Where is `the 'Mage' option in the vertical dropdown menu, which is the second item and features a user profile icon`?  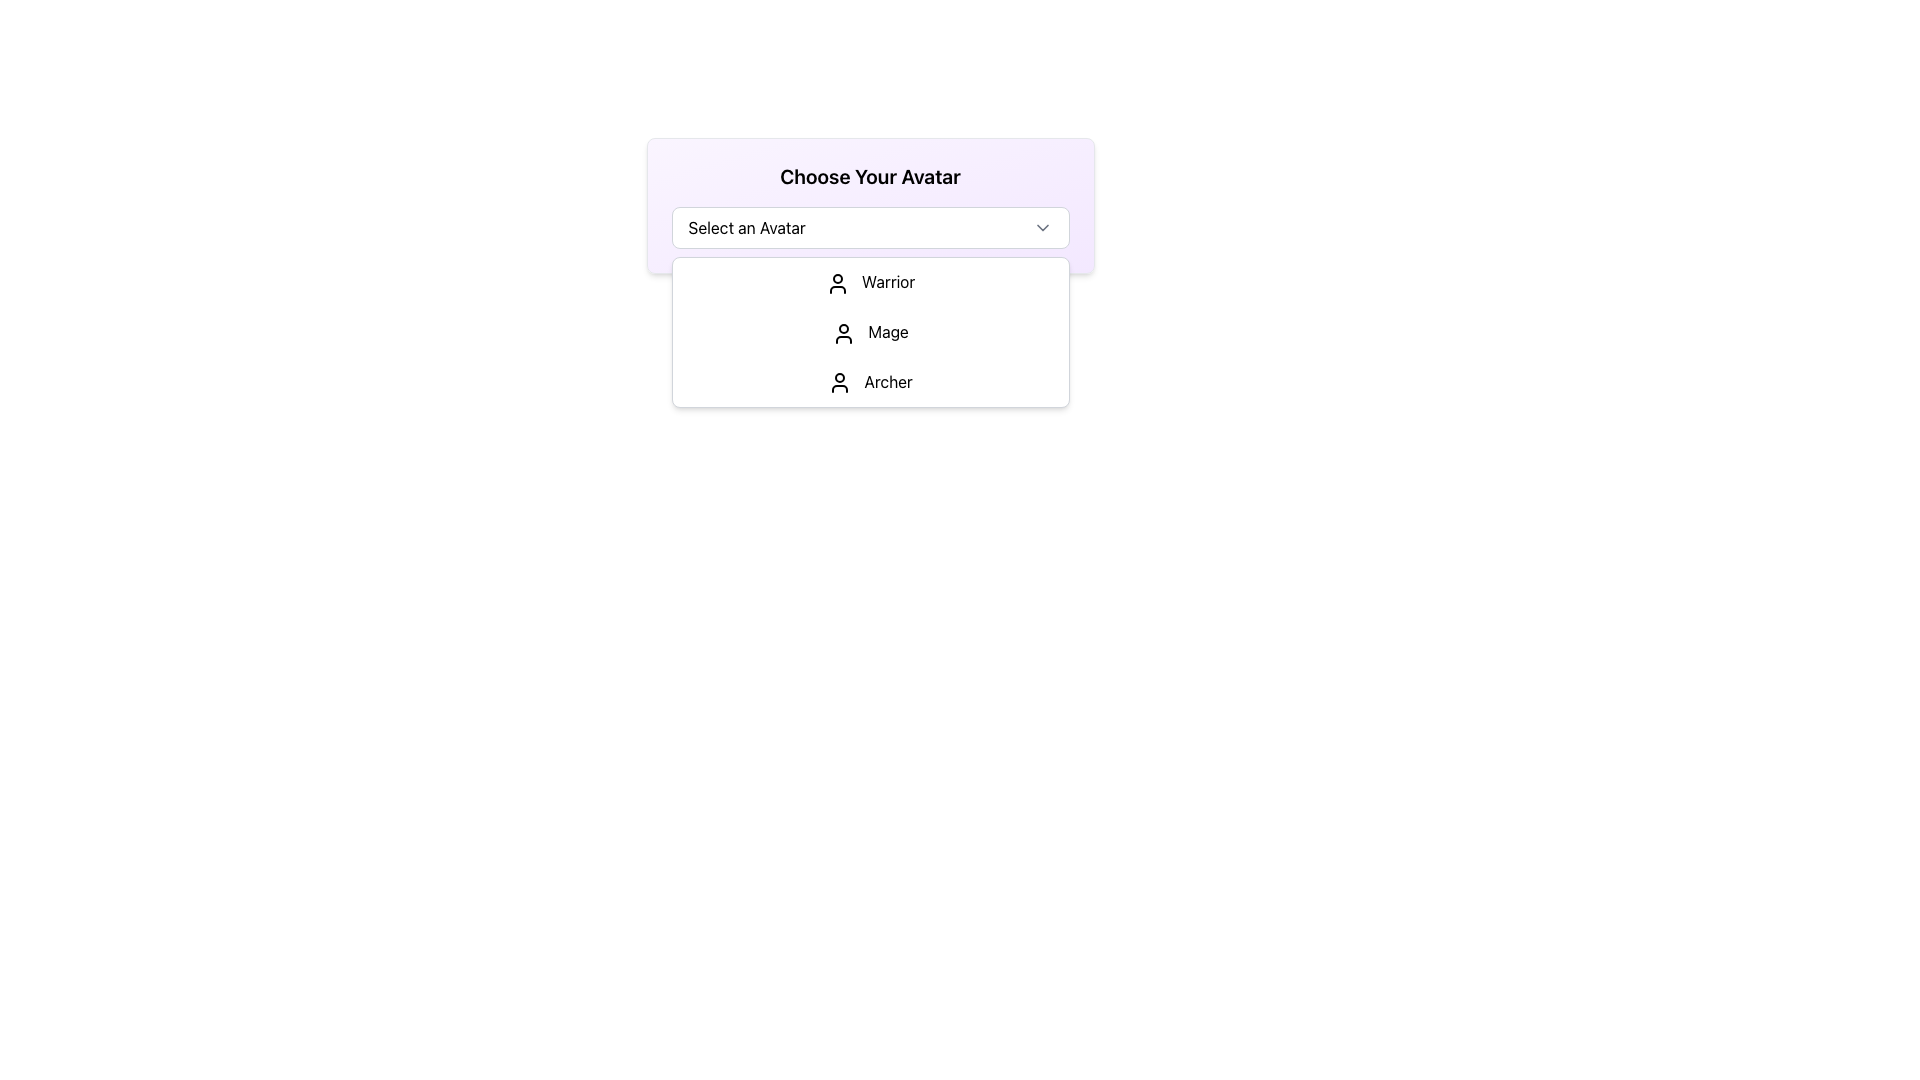 the 'Mage' option in the vertical dropdown menu, which is the second item and features a user profile icon is located at coordinates (870, 331).